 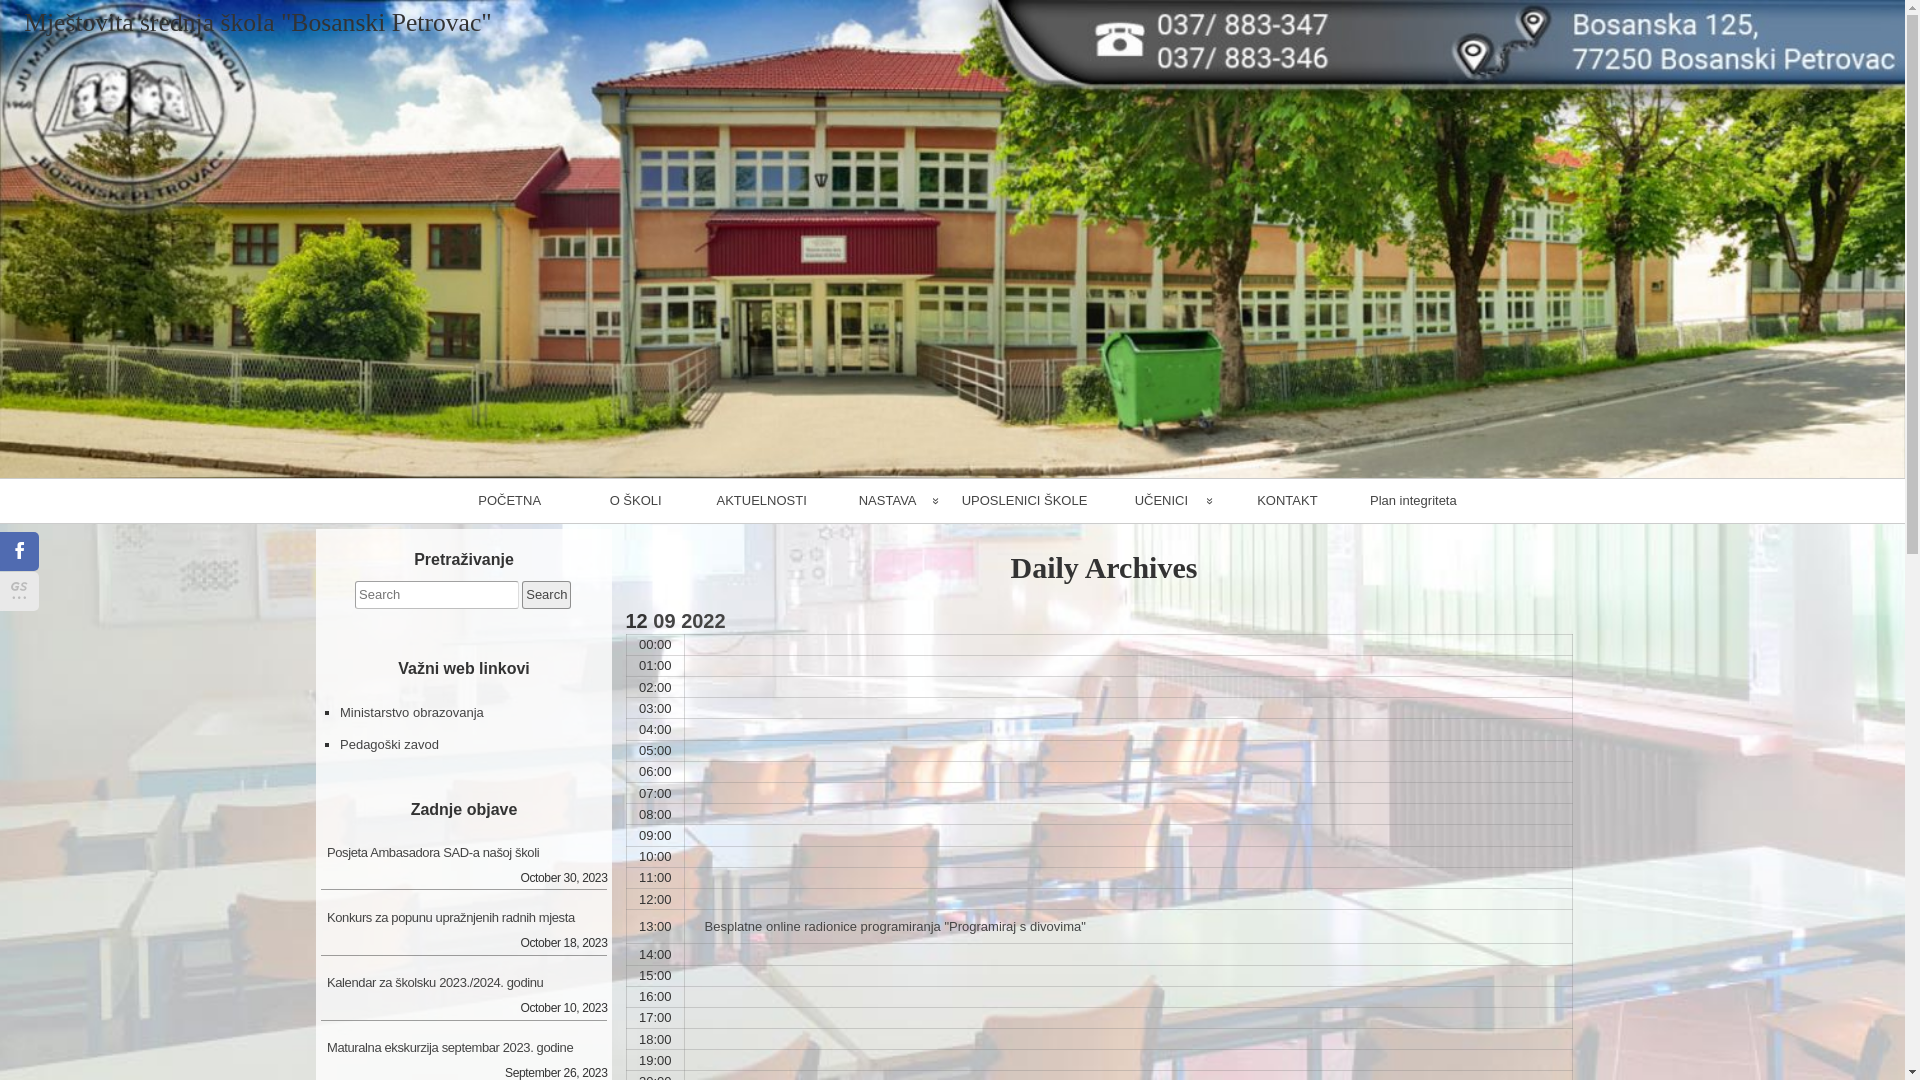 What do you see at coordinates (1411, 500) in the screenshot?
I see `'Plan integriteta'` at bounding box center [1411, 500].